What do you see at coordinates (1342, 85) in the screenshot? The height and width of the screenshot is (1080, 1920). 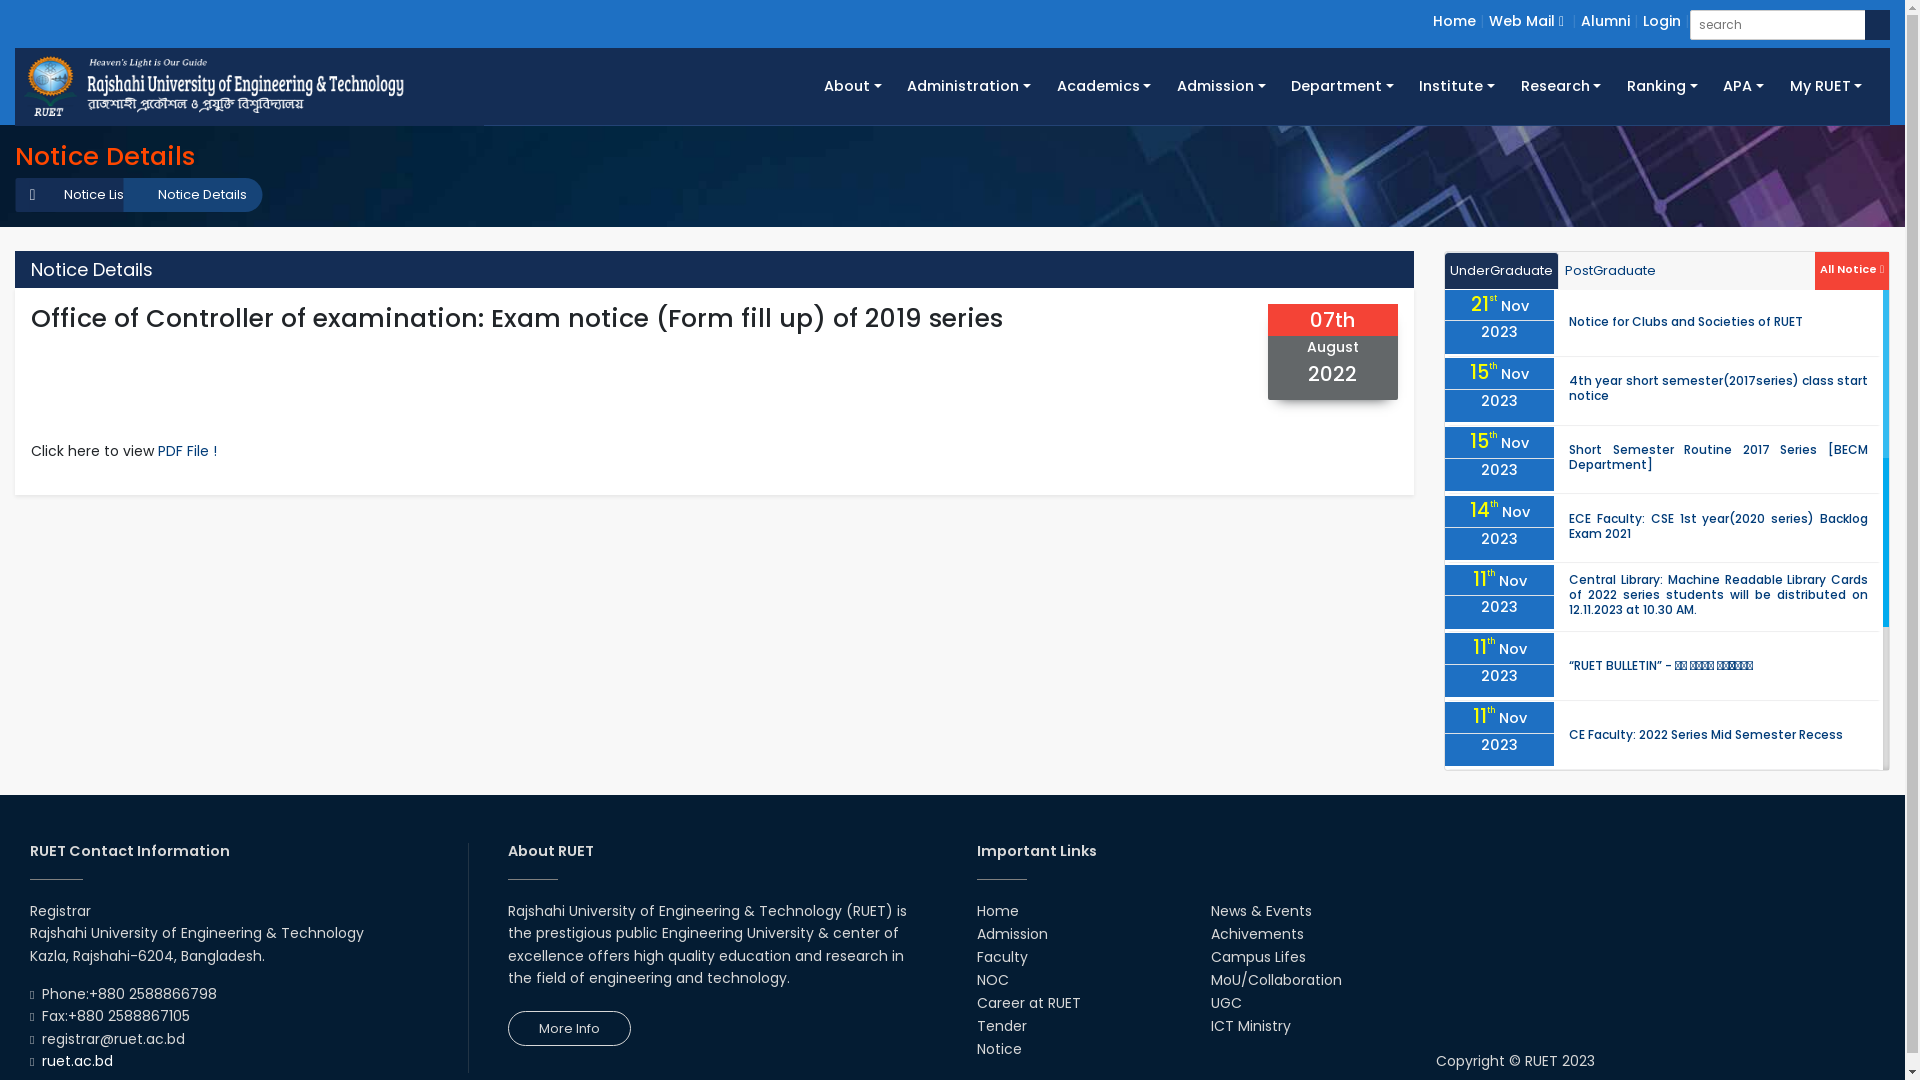 I see `'Department'` at bounding box center [1342, 85].